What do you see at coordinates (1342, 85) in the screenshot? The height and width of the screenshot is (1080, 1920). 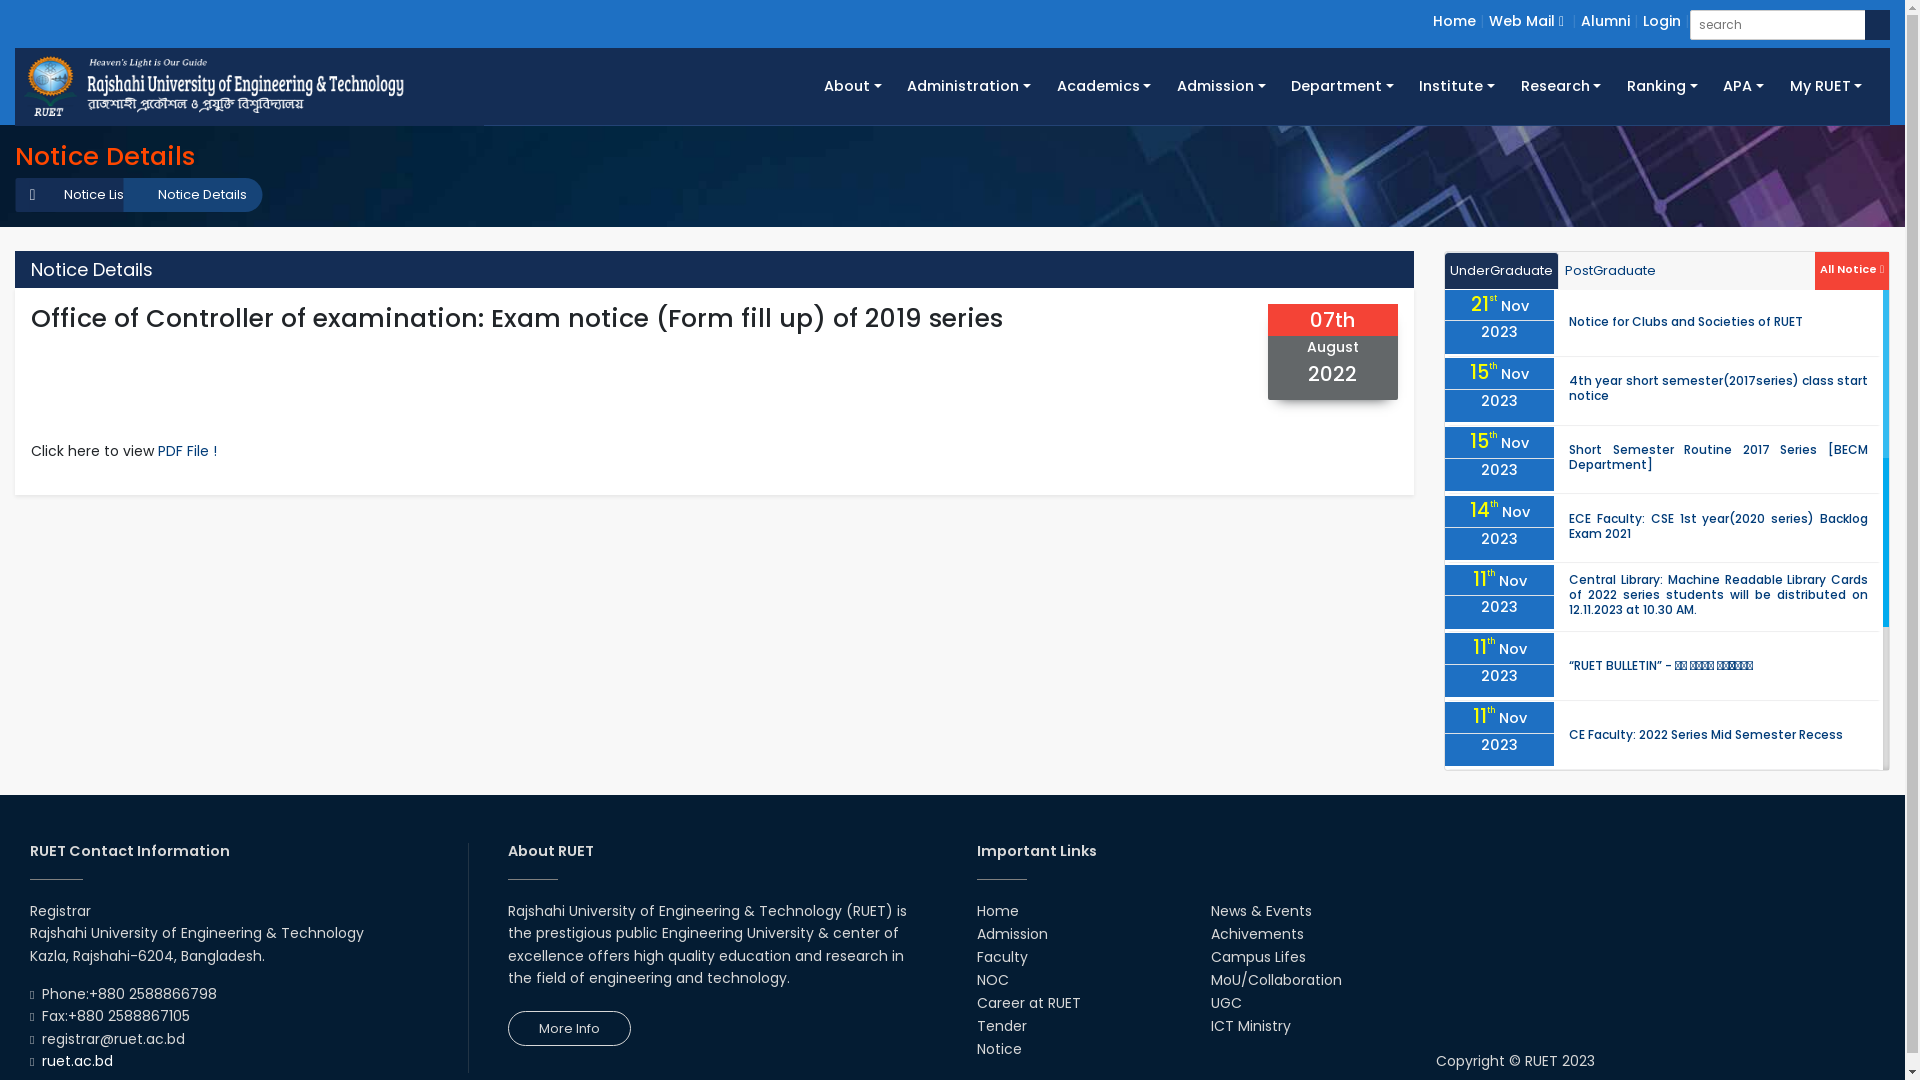 I see `'Department'` at bounding box center [1342, 85].